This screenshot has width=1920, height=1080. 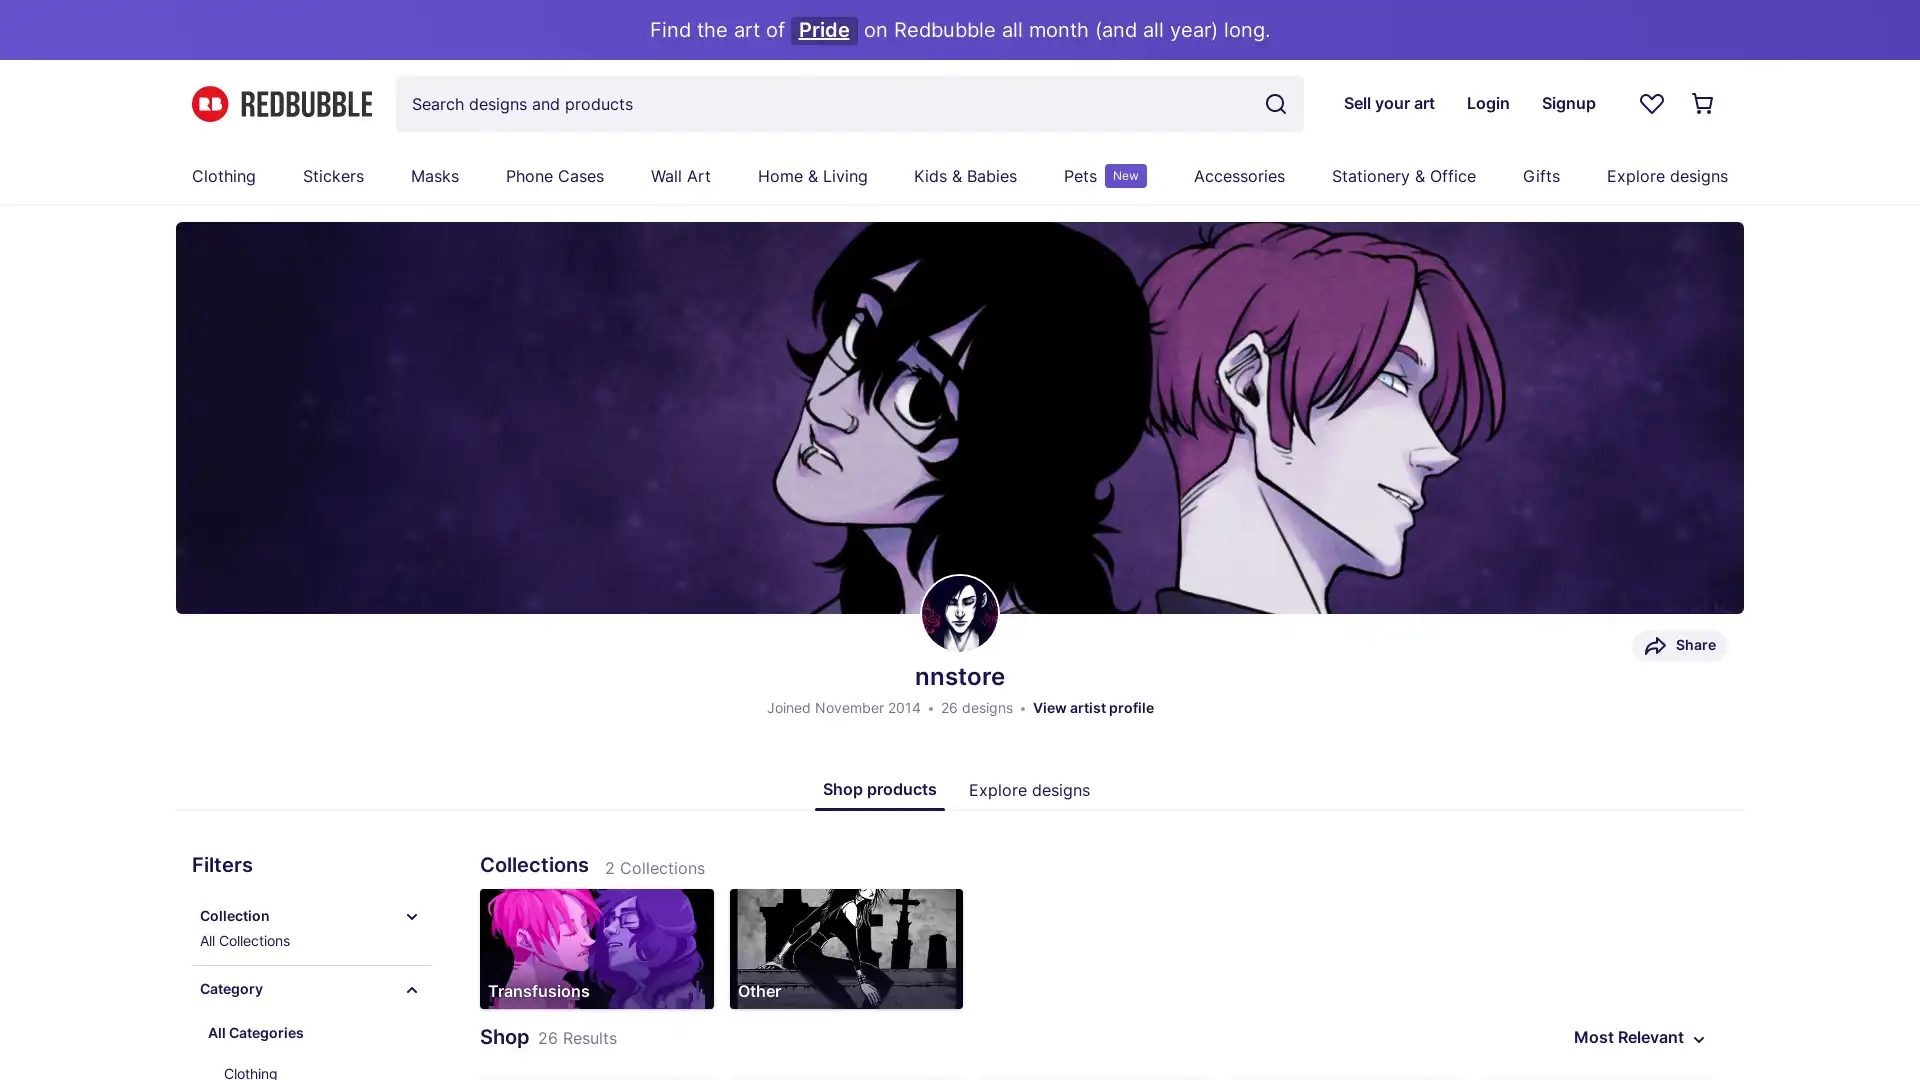 What do you see at coordinates (1680, 645) in the screenshot?
I see `Share` at bounding box center [1680, 645].